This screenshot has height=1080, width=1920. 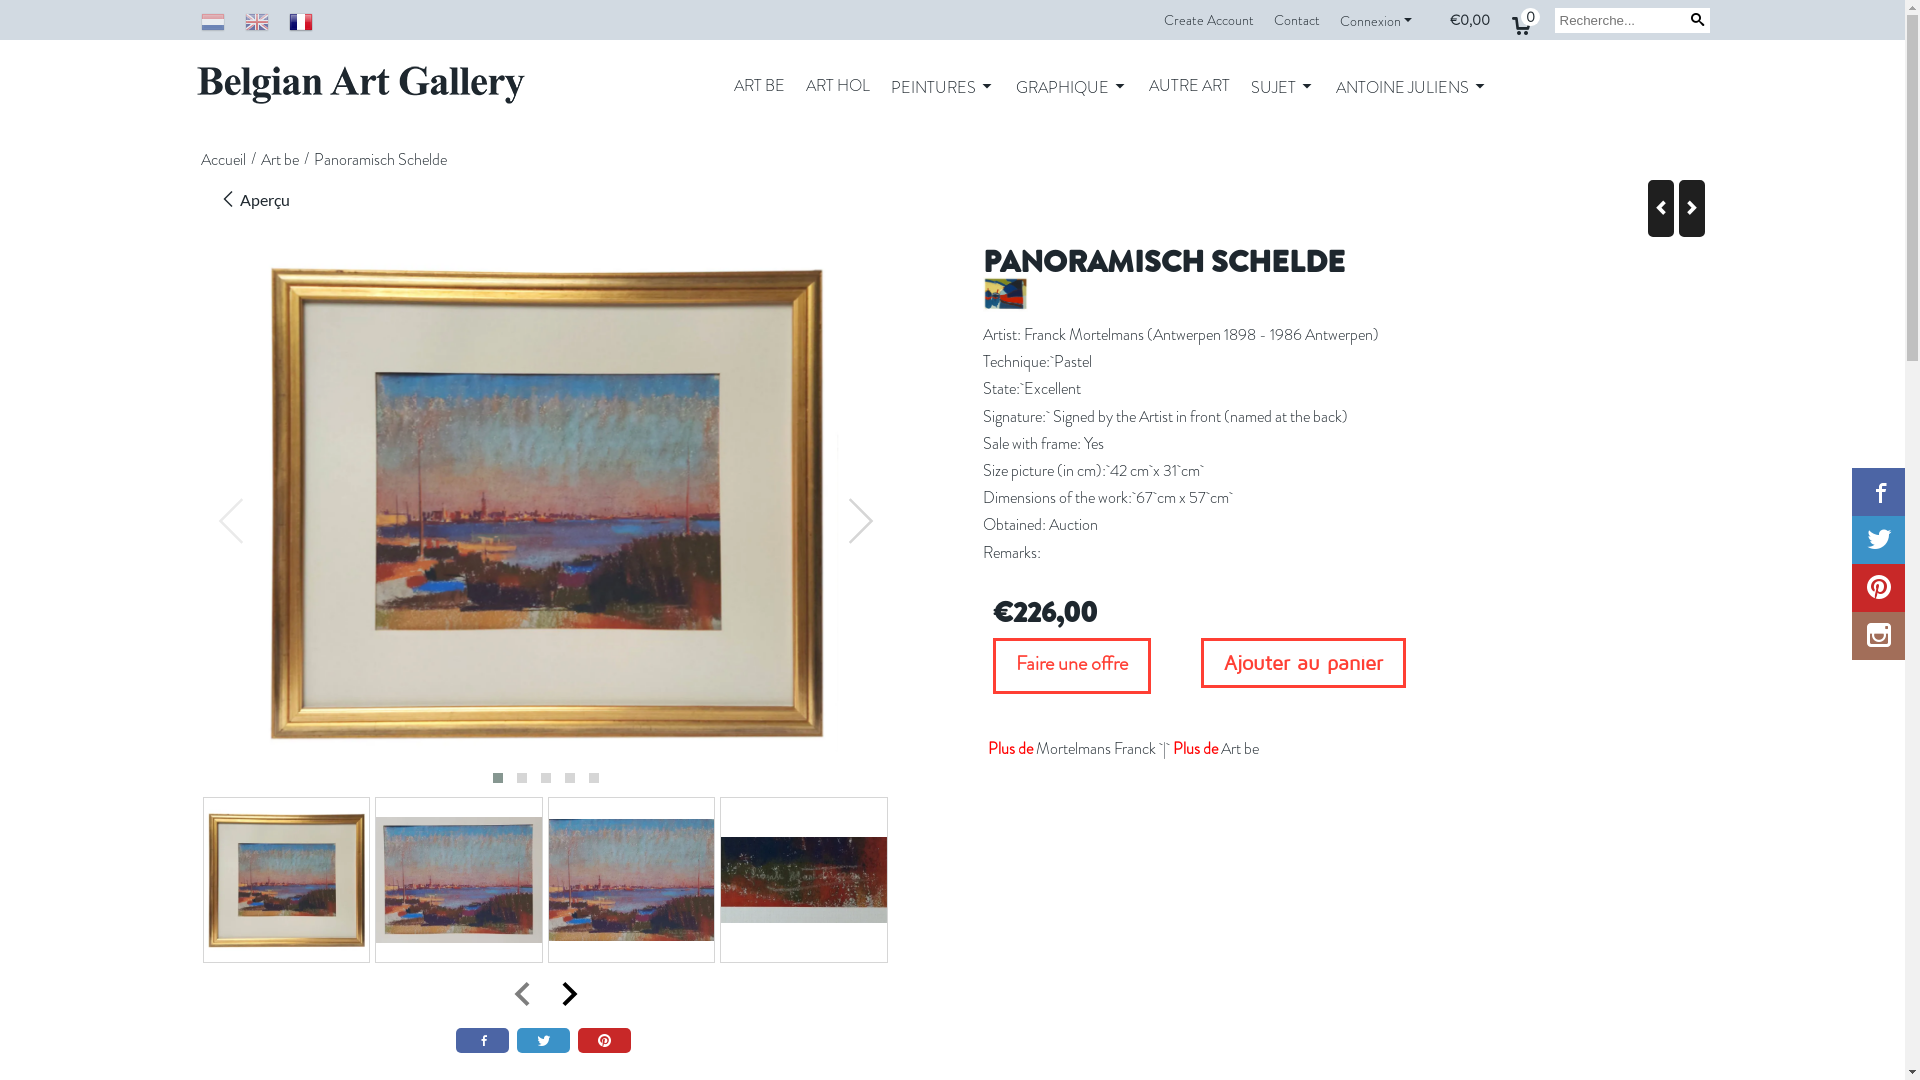 What do you see at coordinates (1070, 86) in the screenshot?
I see `'GRAPHIQUE'` at bounding box center [1070, 86].